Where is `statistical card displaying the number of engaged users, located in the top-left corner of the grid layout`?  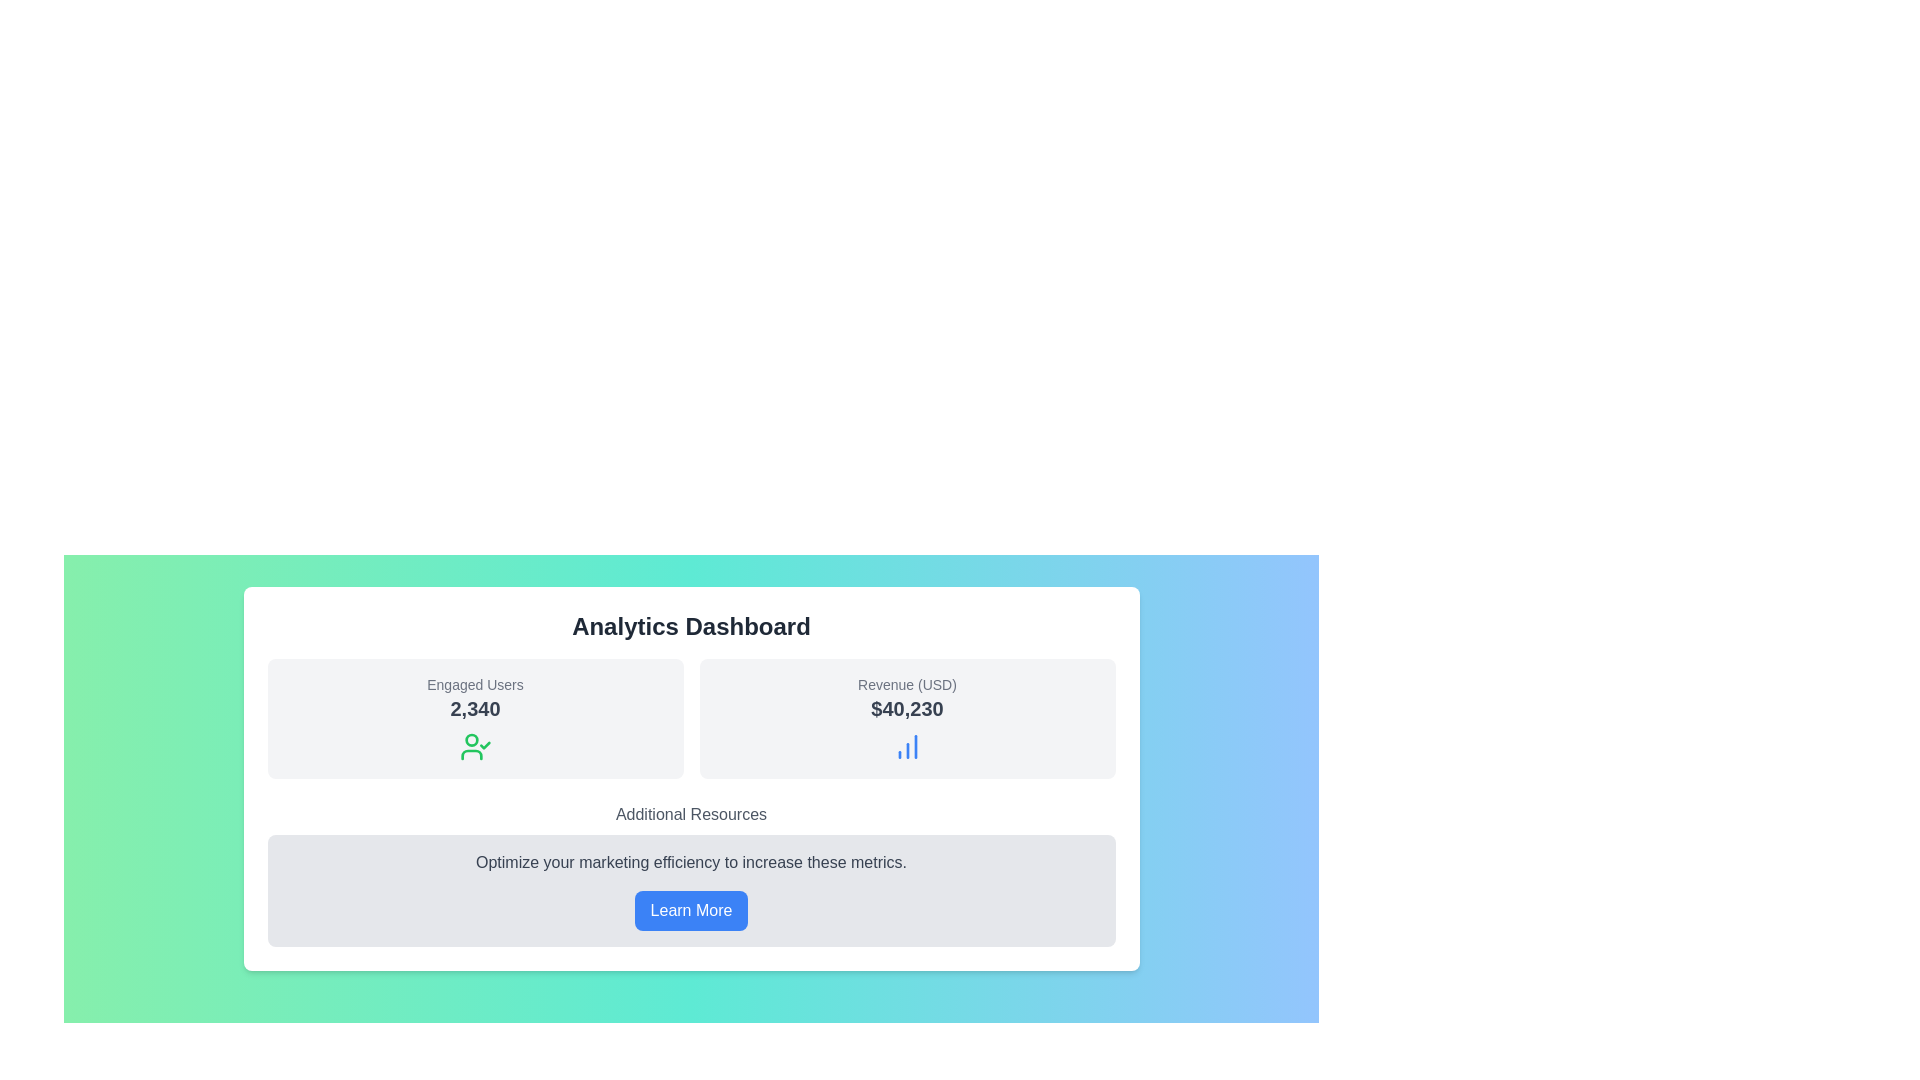
statistical card displaying the number of engaged users, located in the top-left corner of the grid layout is located at coordinates (474, 717).